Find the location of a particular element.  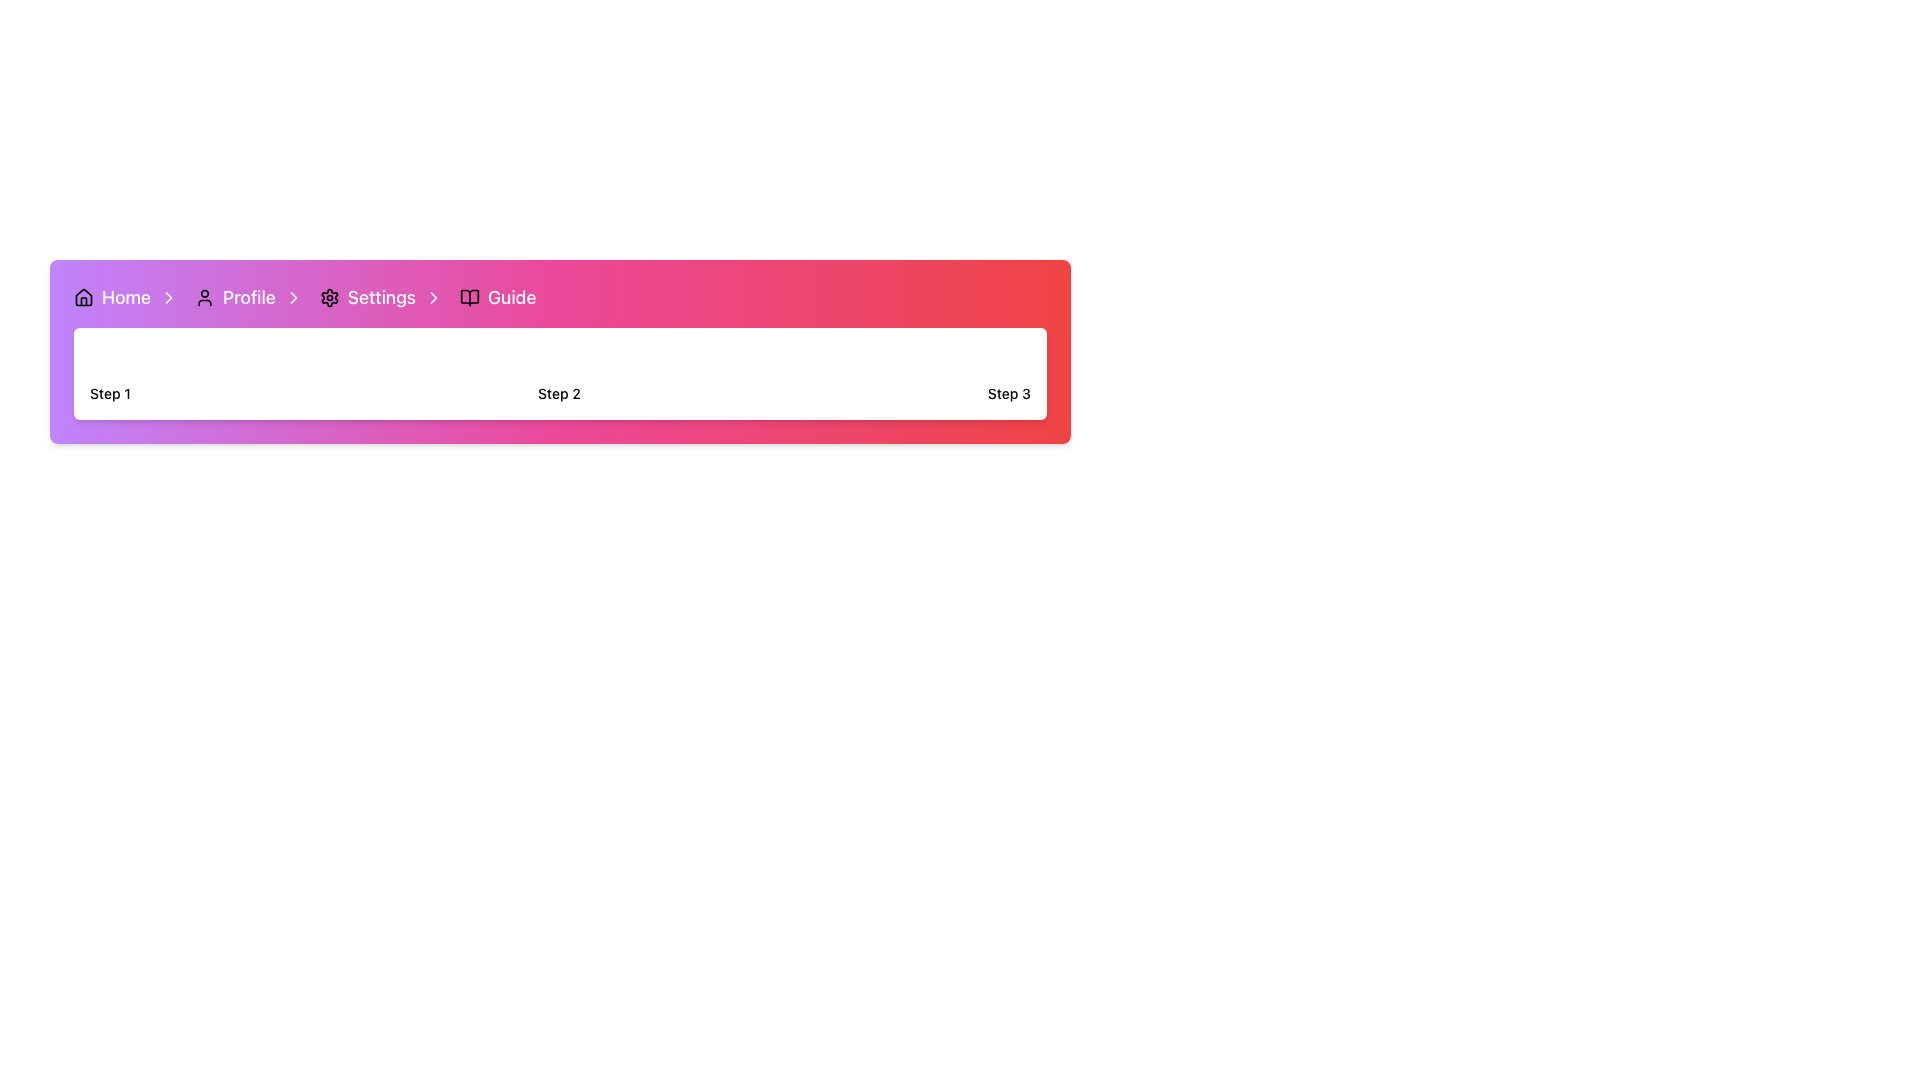

the gear icon button located in the horizontal menu bar is located at coordinates (329, 297).